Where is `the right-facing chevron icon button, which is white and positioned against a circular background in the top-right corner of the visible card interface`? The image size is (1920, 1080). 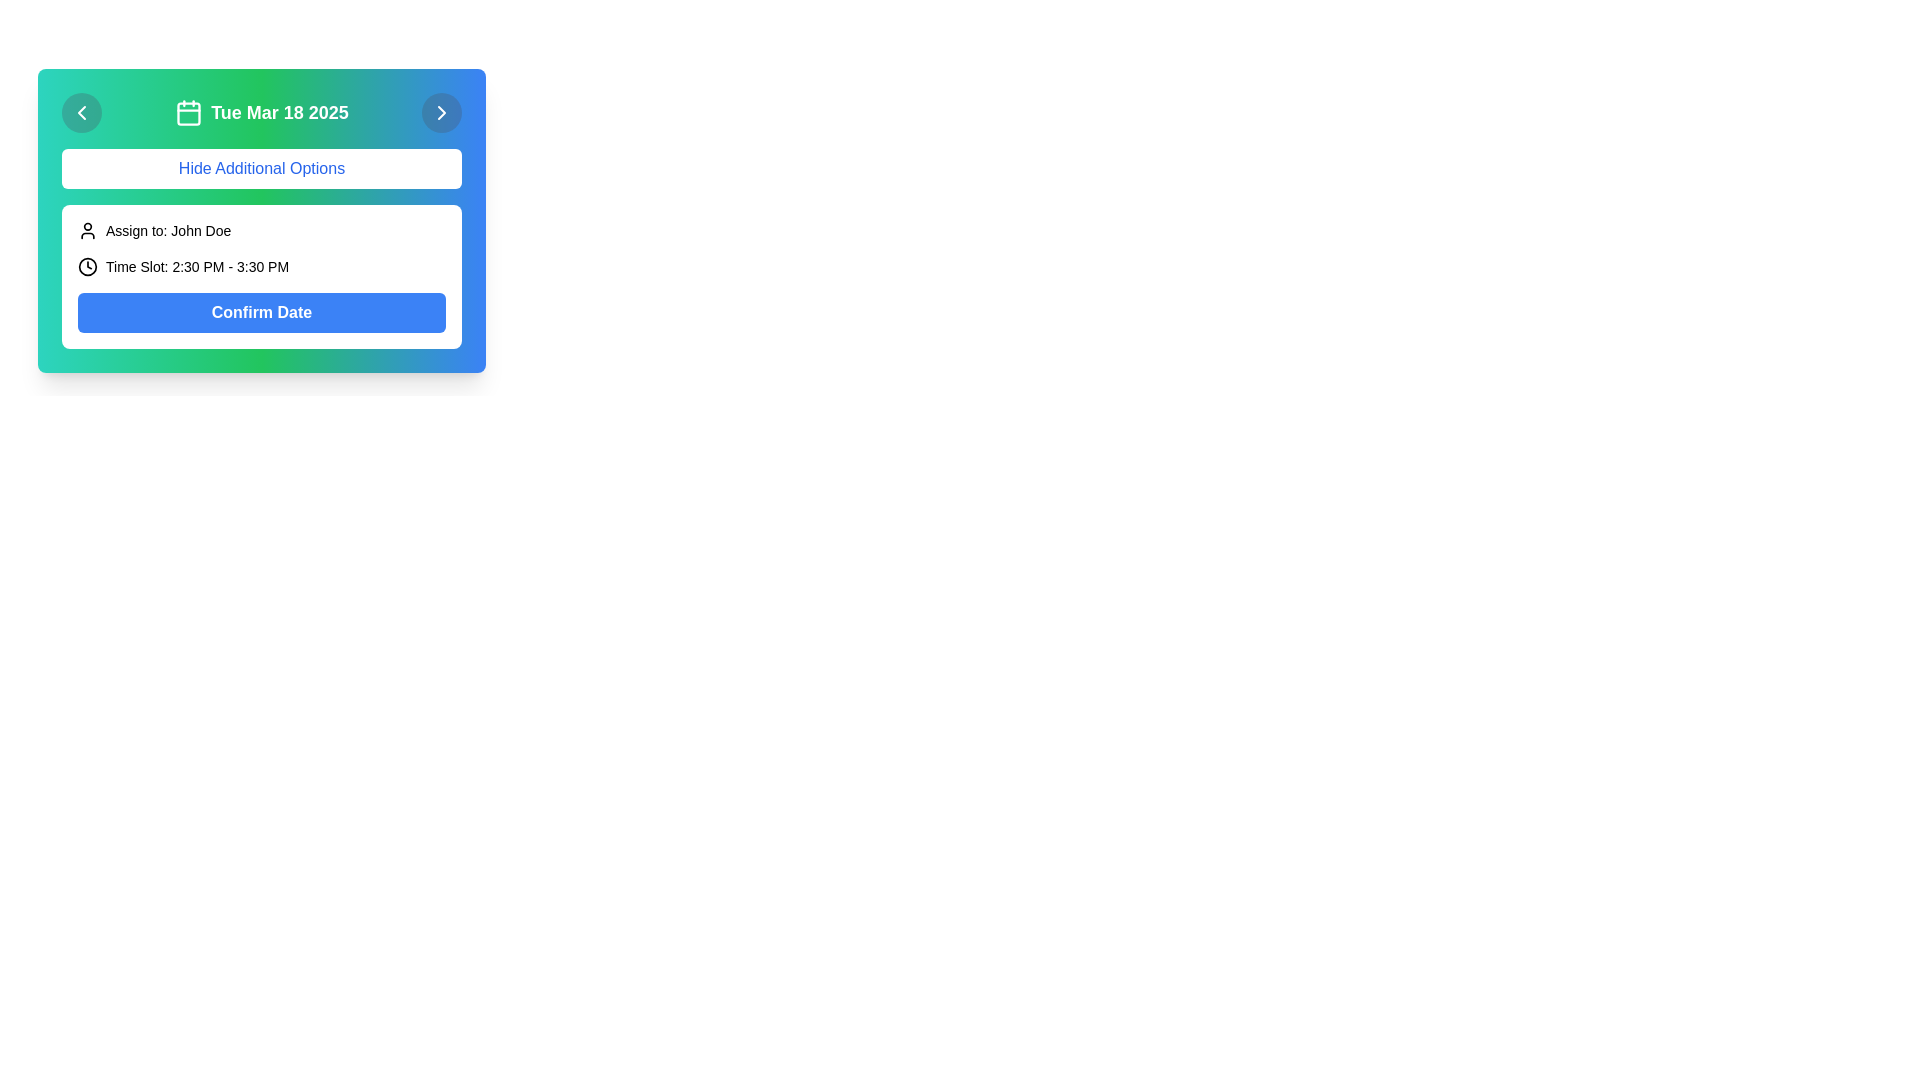 the right-facing chevron icon button, which is white and positioned against a circular background in the top-right corner of the visible card interface is located at coordinates (440, 112).